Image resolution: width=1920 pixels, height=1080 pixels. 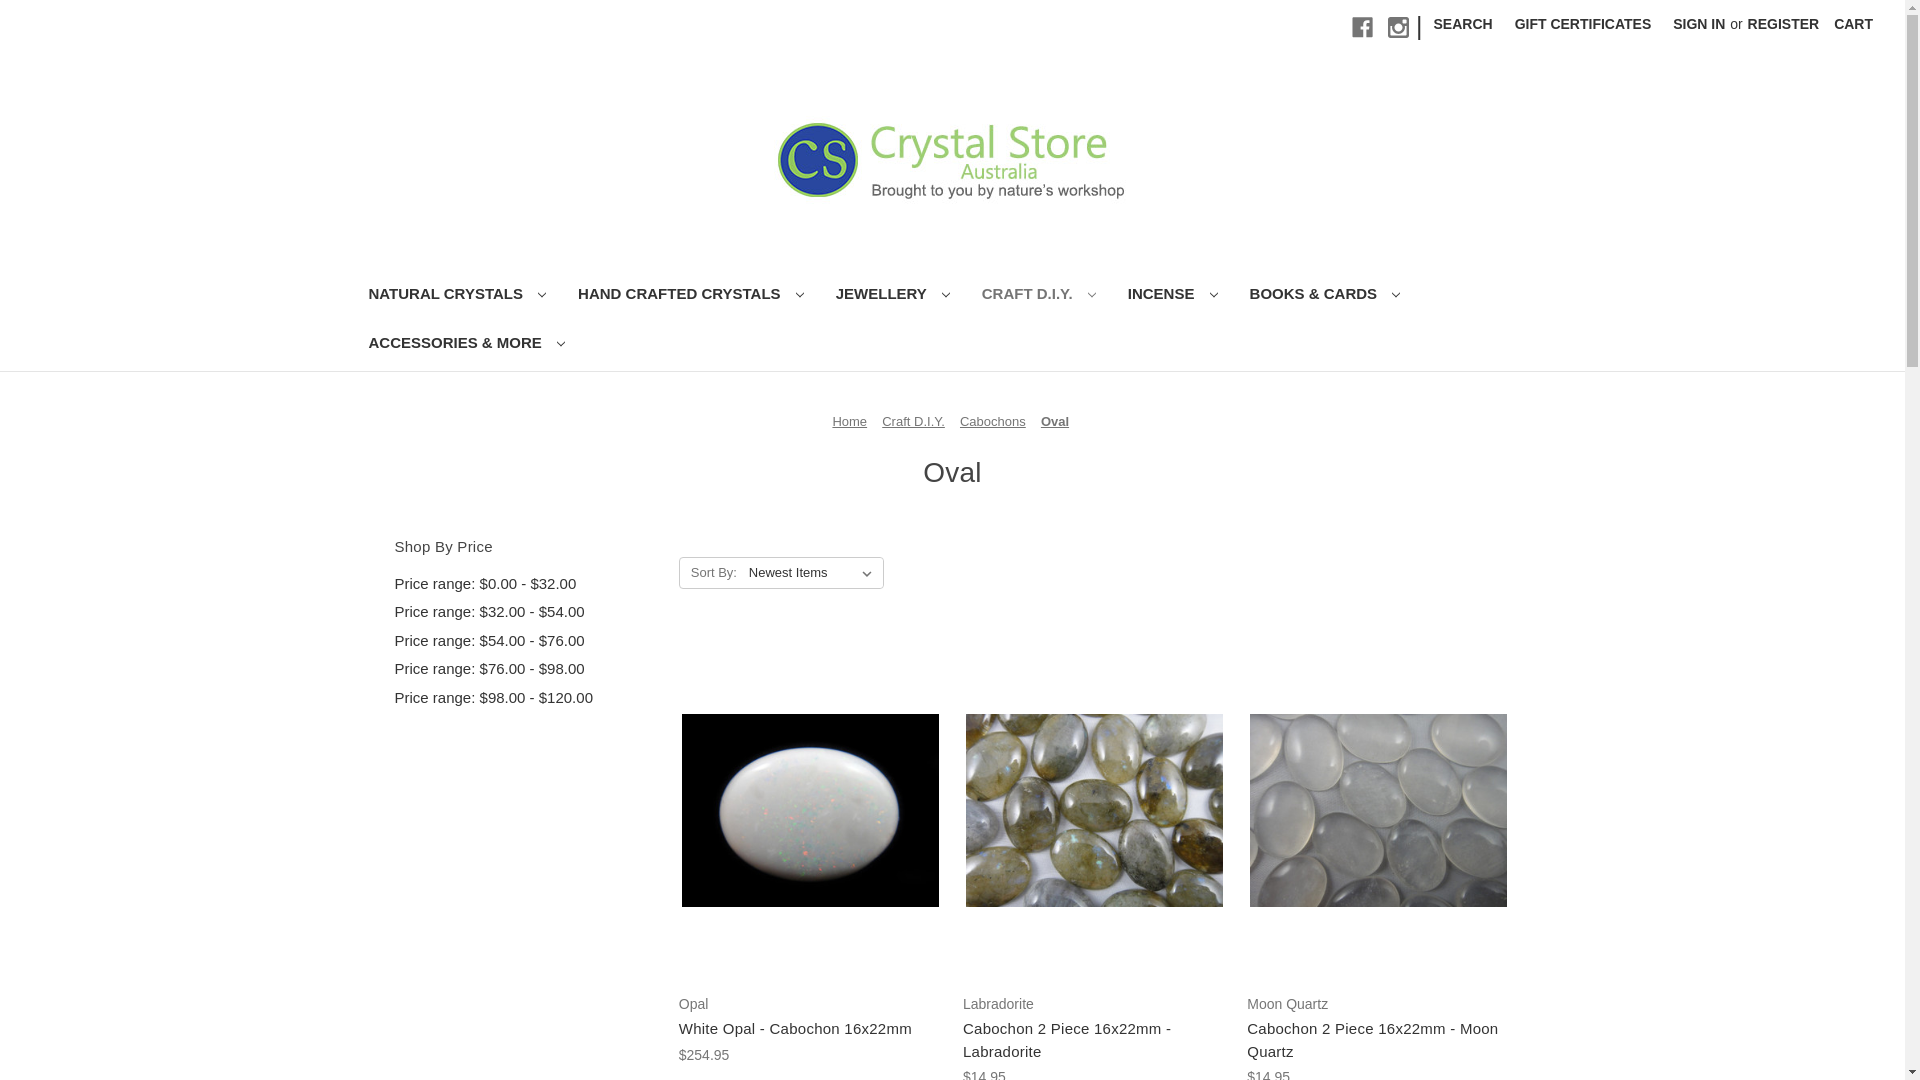 I want to click on 'Price range: $32.00 - $54.00', so click(x=393, y=611).